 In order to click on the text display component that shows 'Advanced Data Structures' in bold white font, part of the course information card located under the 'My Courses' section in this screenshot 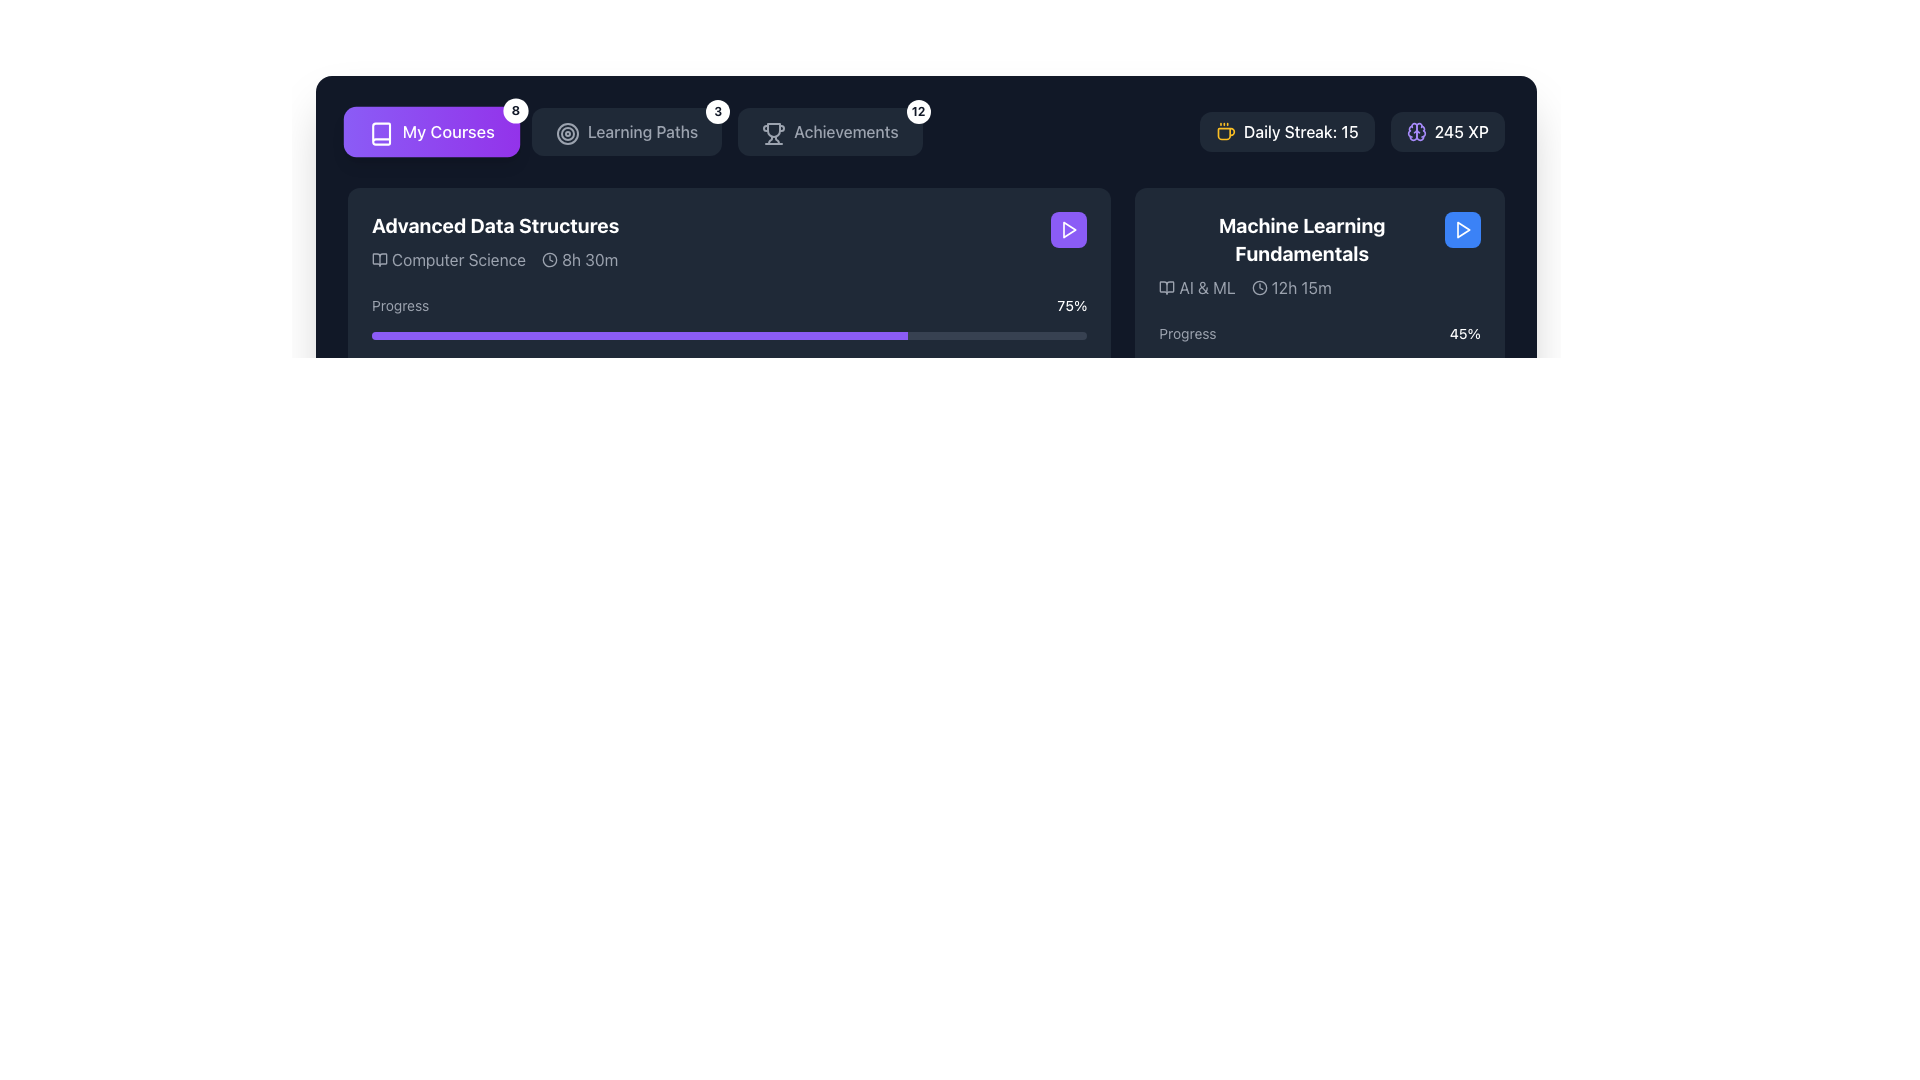, I will do `click(495, 241)`.